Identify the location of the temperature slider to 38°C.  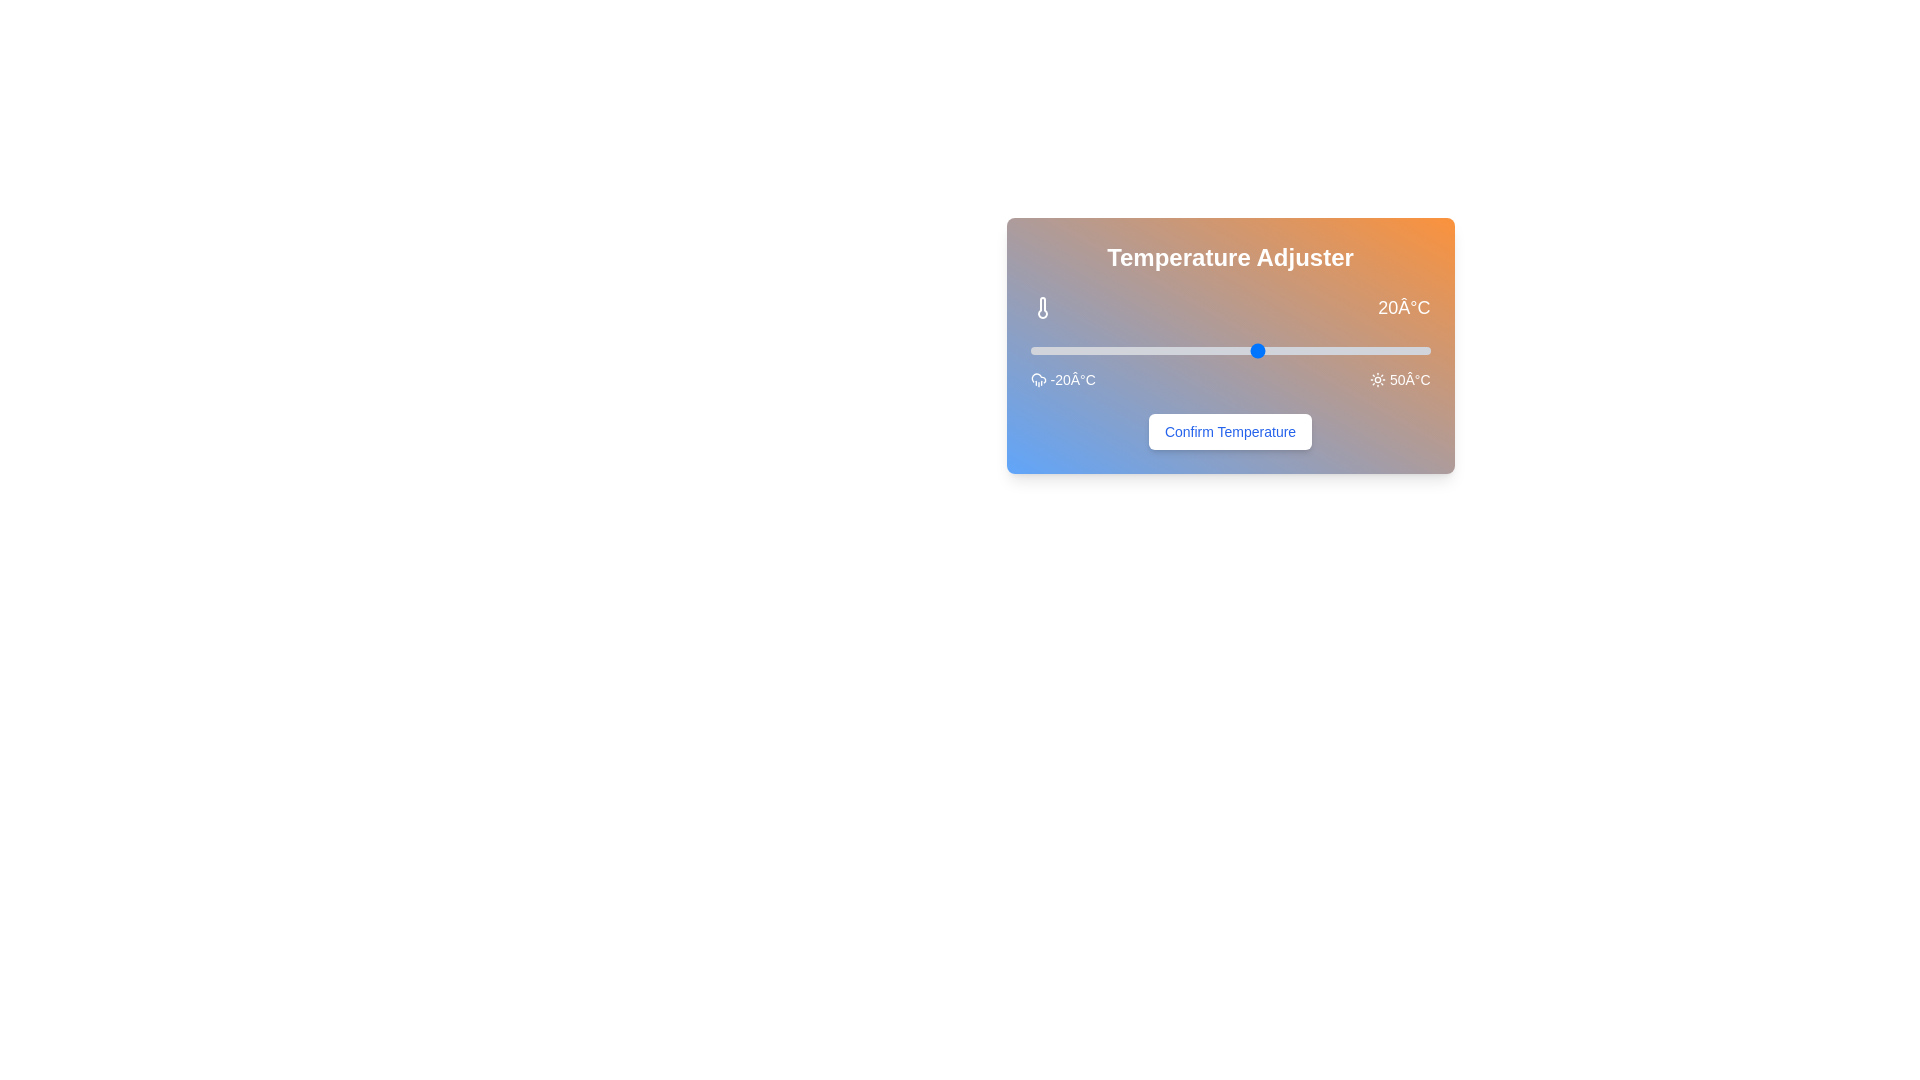
(1360, 350).